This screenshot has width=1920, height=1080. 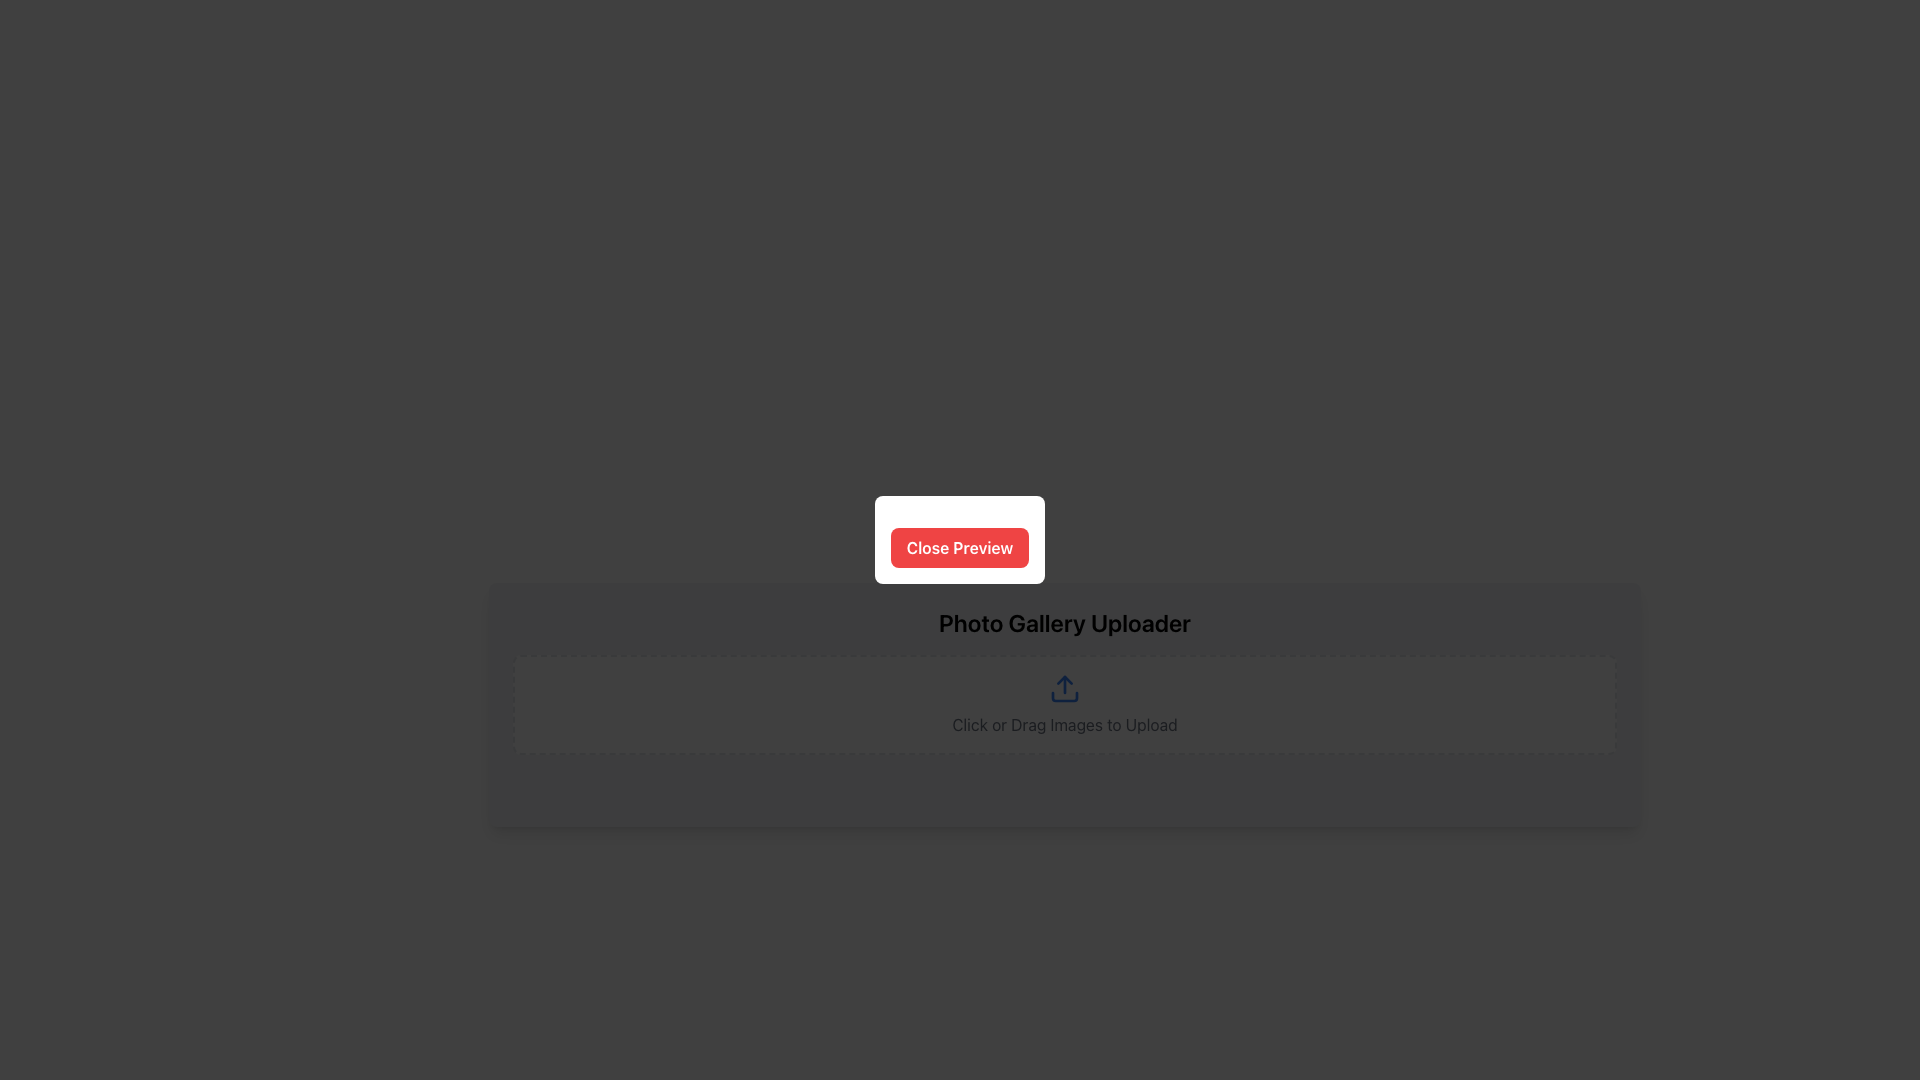 I want to click on the blue upload icon, which is a 32x32 pixel vector graphic located in the center of the upload area above the text 'Click or Drag Images to Upload', so click(x=1064, y=688).